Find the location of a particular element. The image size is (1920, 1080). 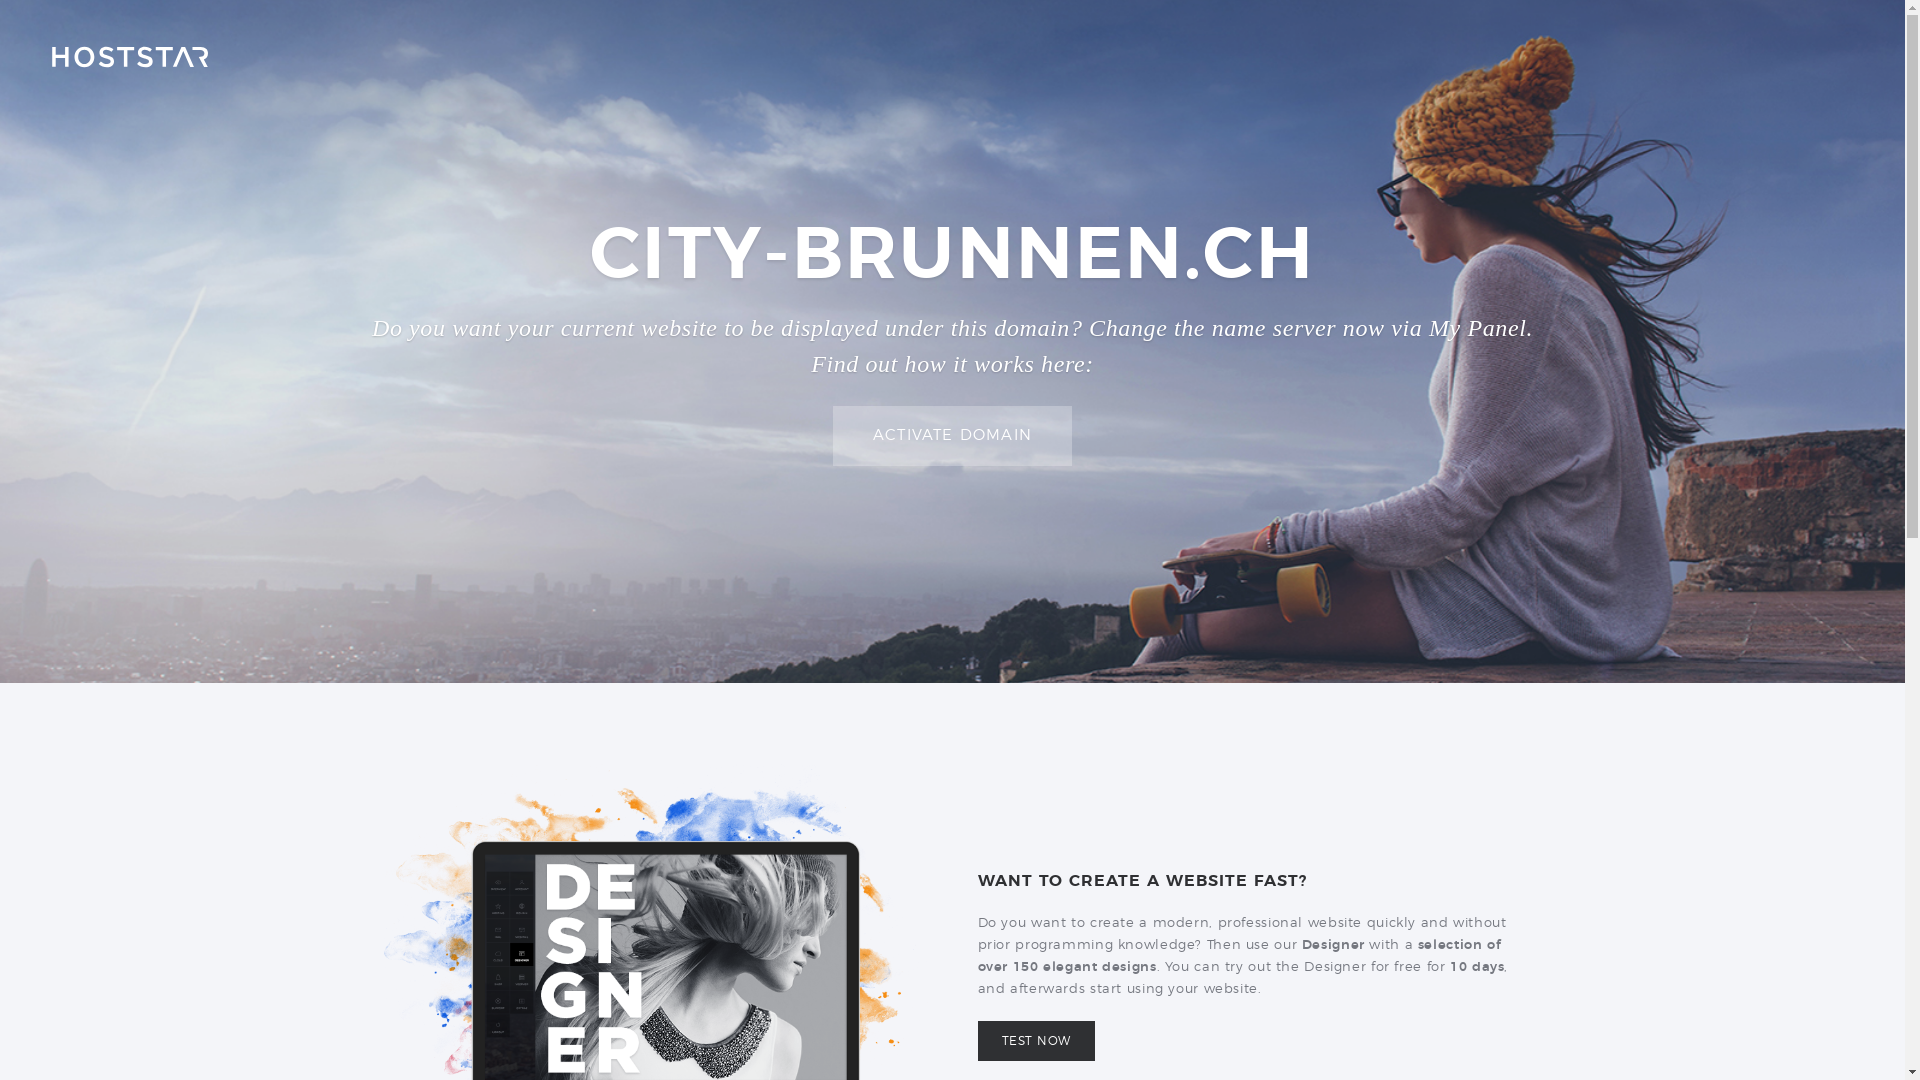

'TEST NOW' is located at coordinates (1036, 1040).